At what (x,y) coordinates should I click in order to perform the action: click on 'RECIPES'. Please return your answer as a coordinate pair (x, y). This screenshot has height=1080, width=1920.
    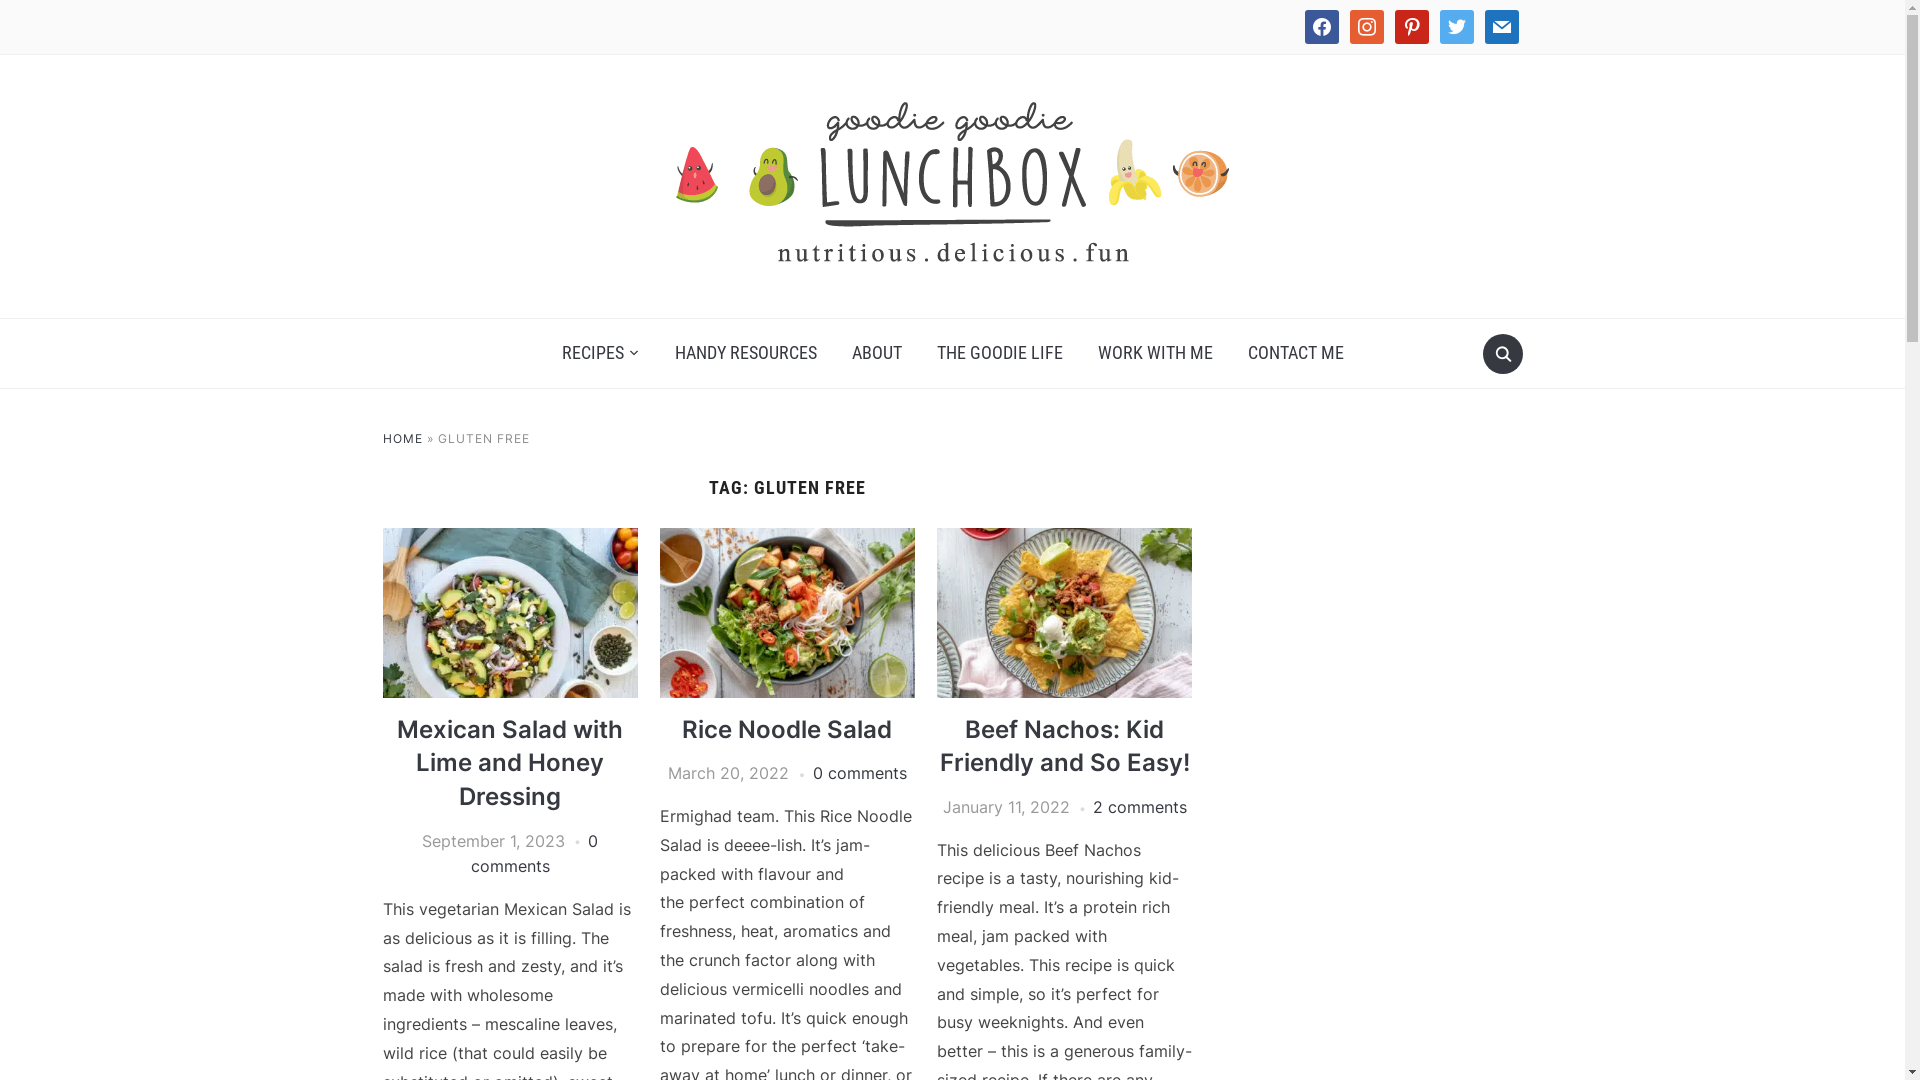
    Looking at the image, I should click on (599, 352).